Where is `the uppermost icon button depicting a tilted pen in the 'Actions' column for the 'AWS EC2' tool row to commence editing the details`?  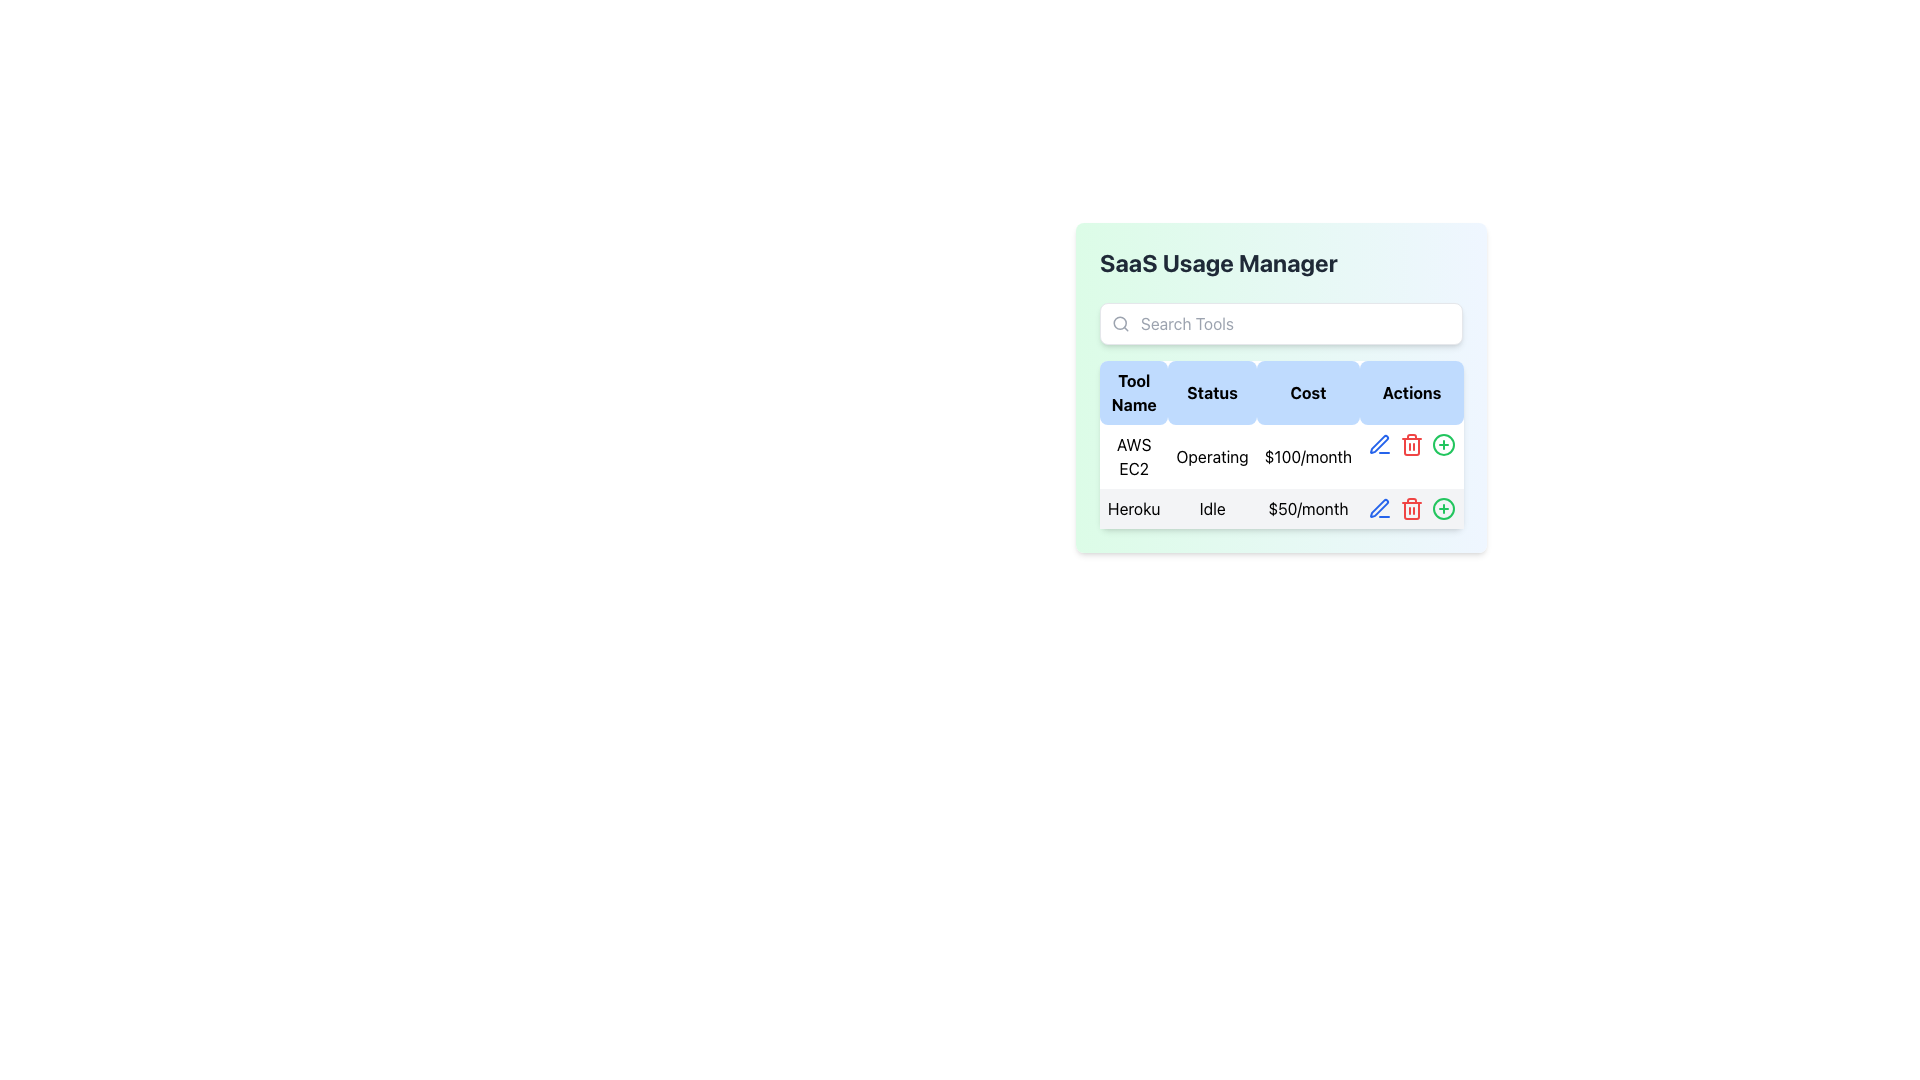
the uppermost icon button depicting a tilted pen in the 'Actions' column for the 'AWS EC2' tool row to commence editing the details is located at coordinates (1378, 507).